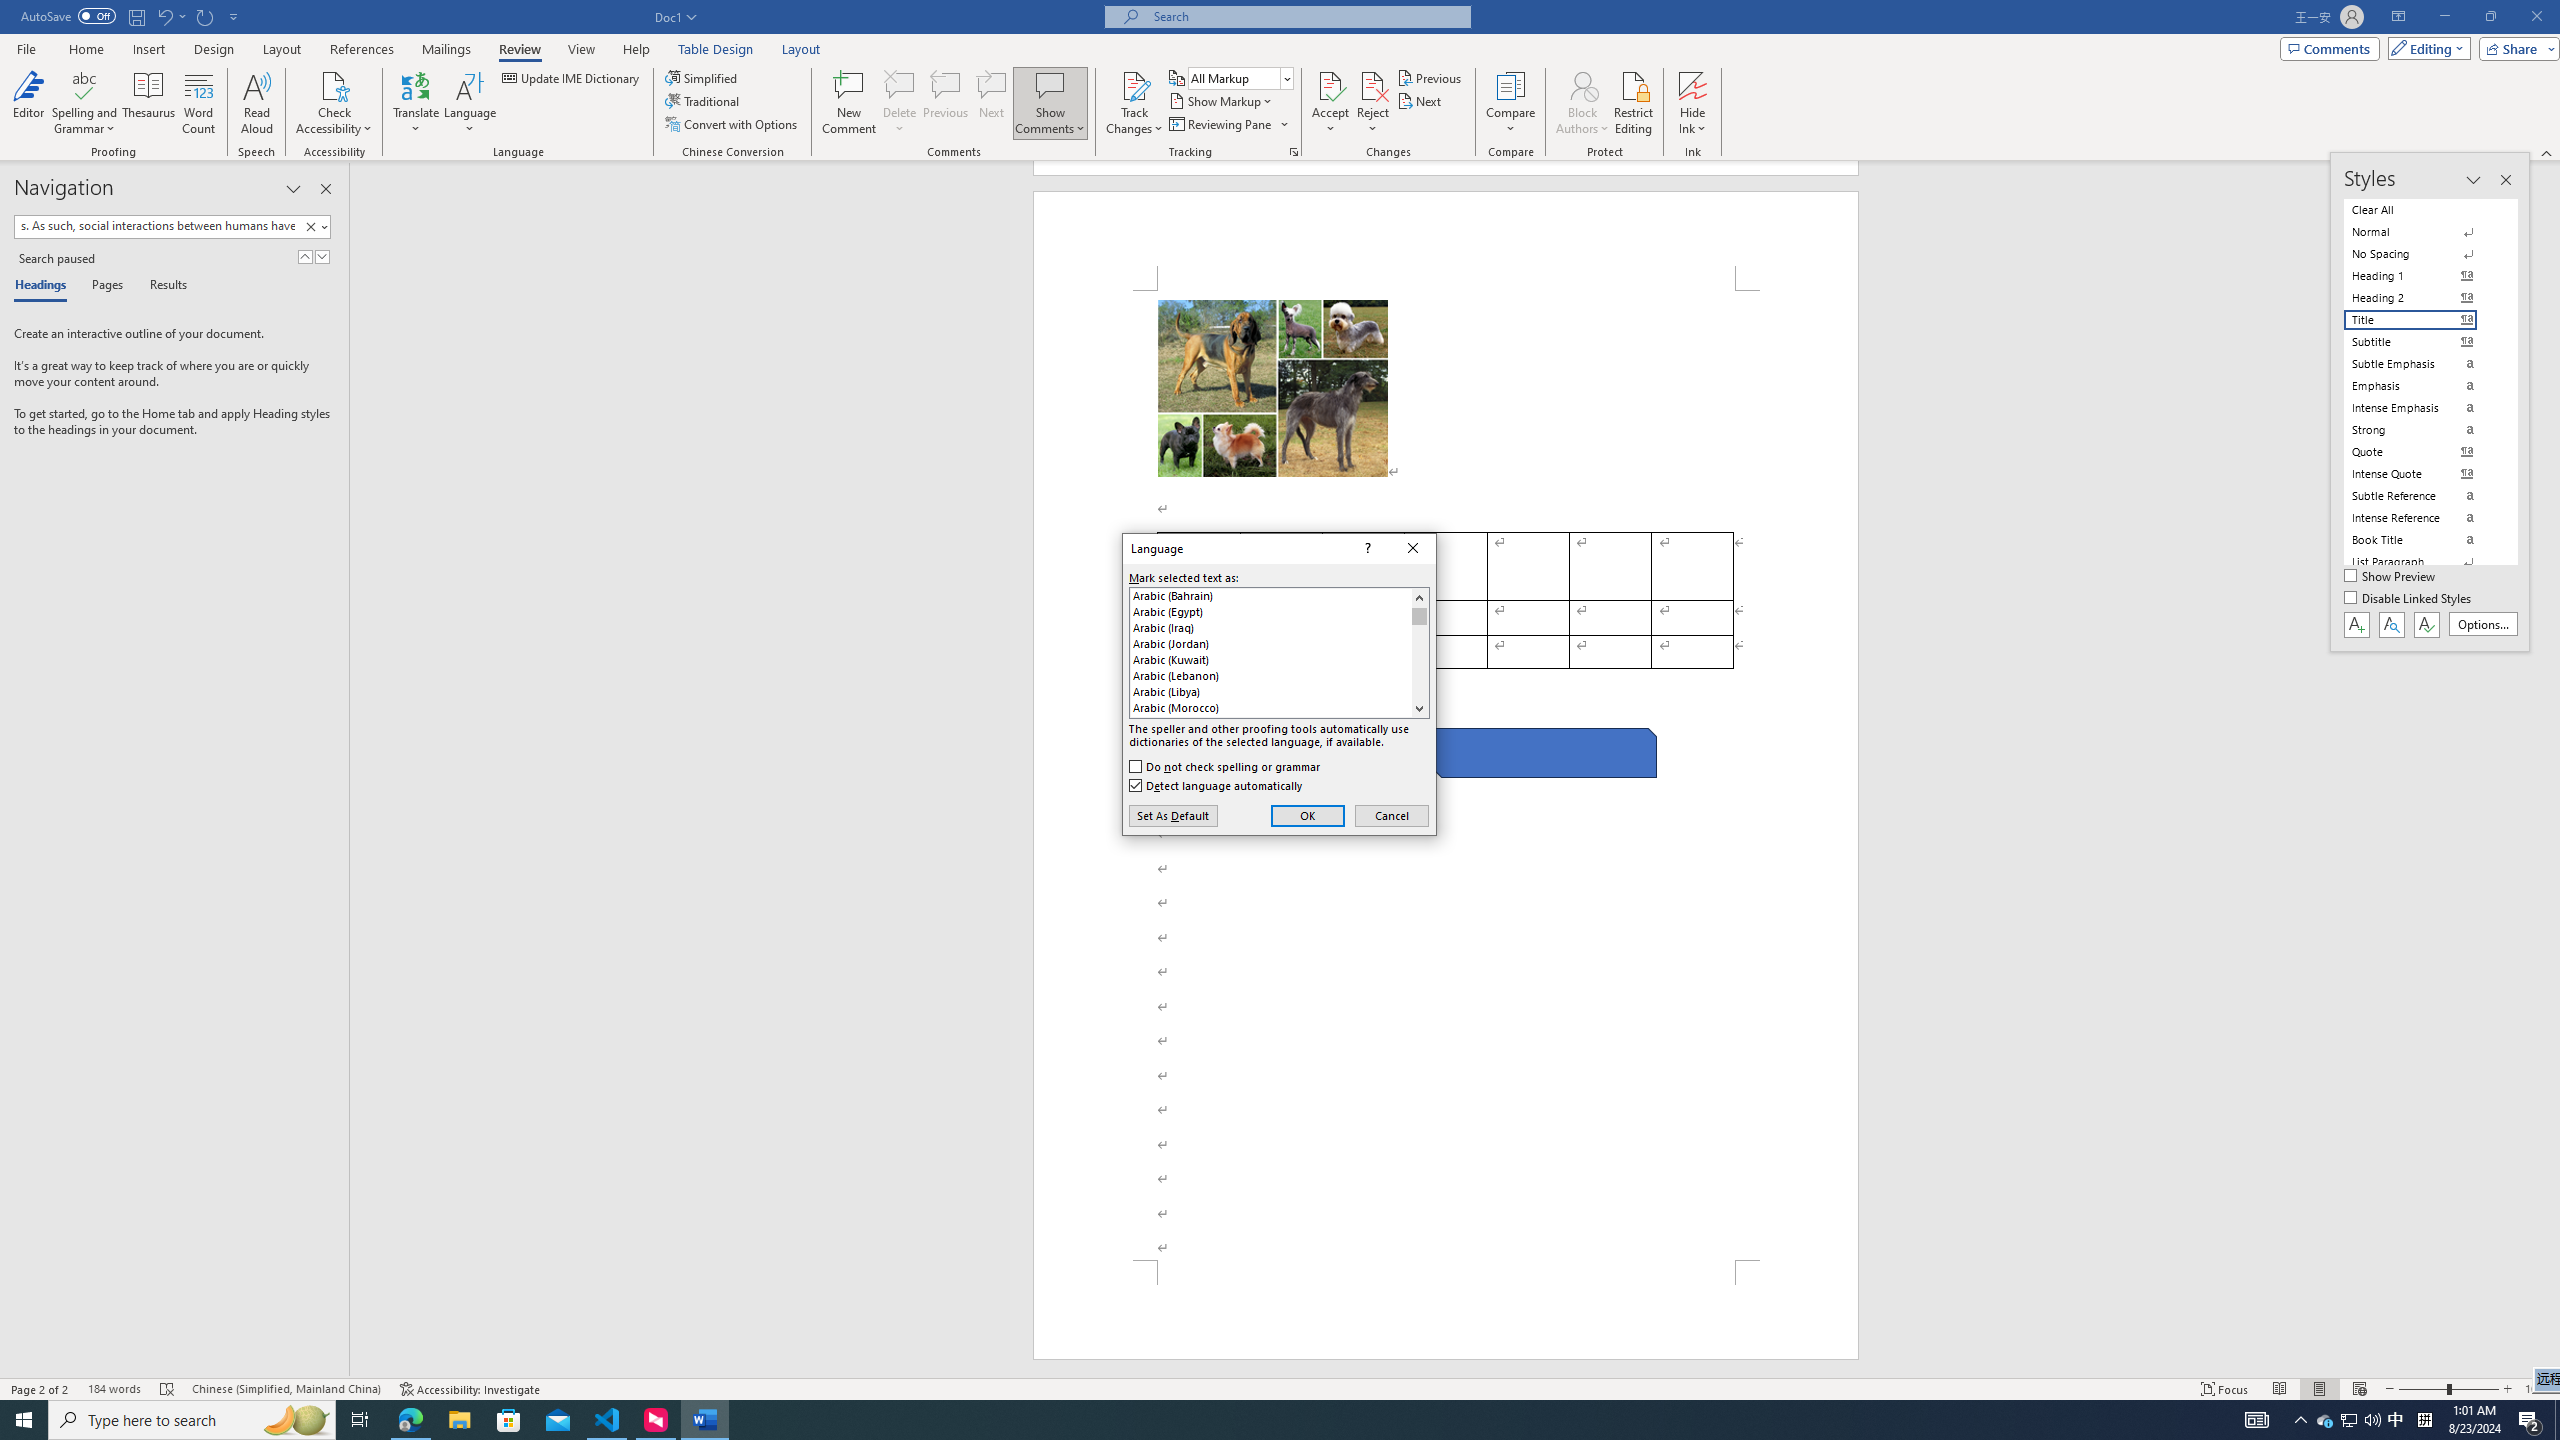 The image size is (2560, 1440). I want to click on 'Reviewing Pane', so click(1220, 122).